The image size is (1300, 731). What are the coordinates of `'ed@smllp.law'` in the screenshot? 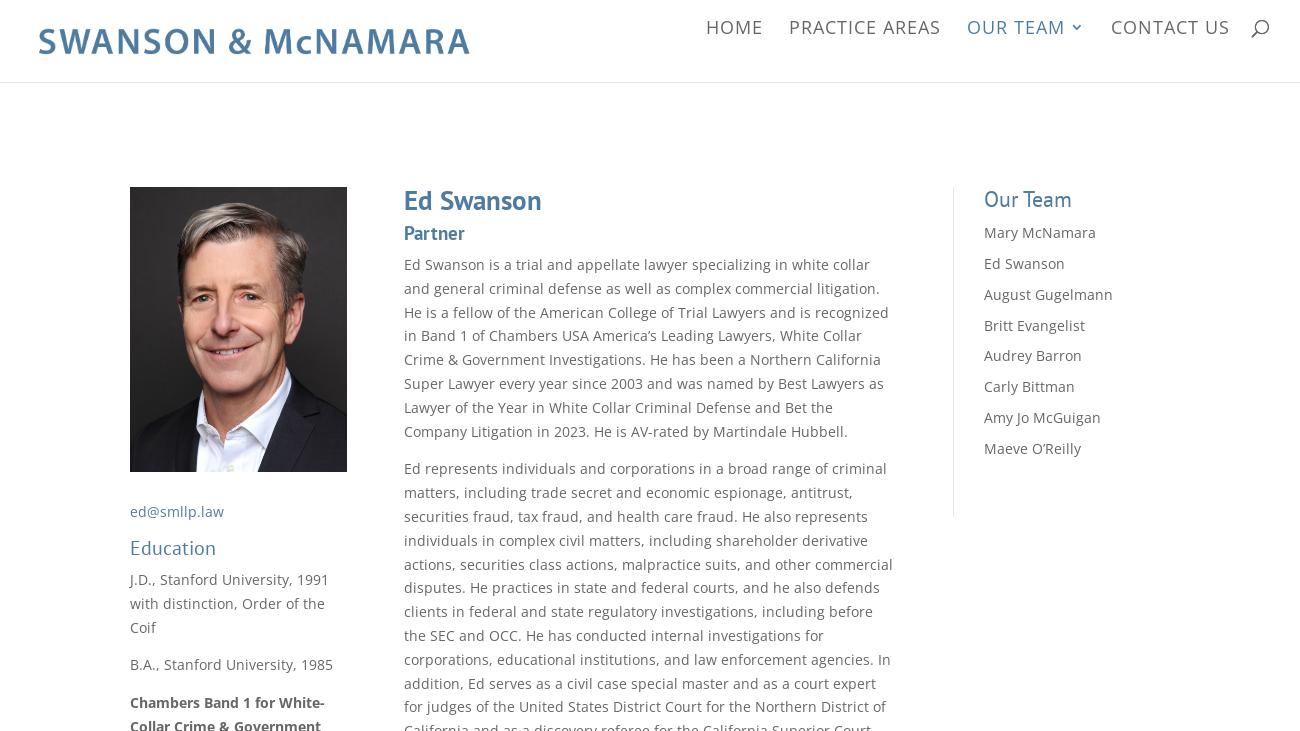 It's located at (177, 510).